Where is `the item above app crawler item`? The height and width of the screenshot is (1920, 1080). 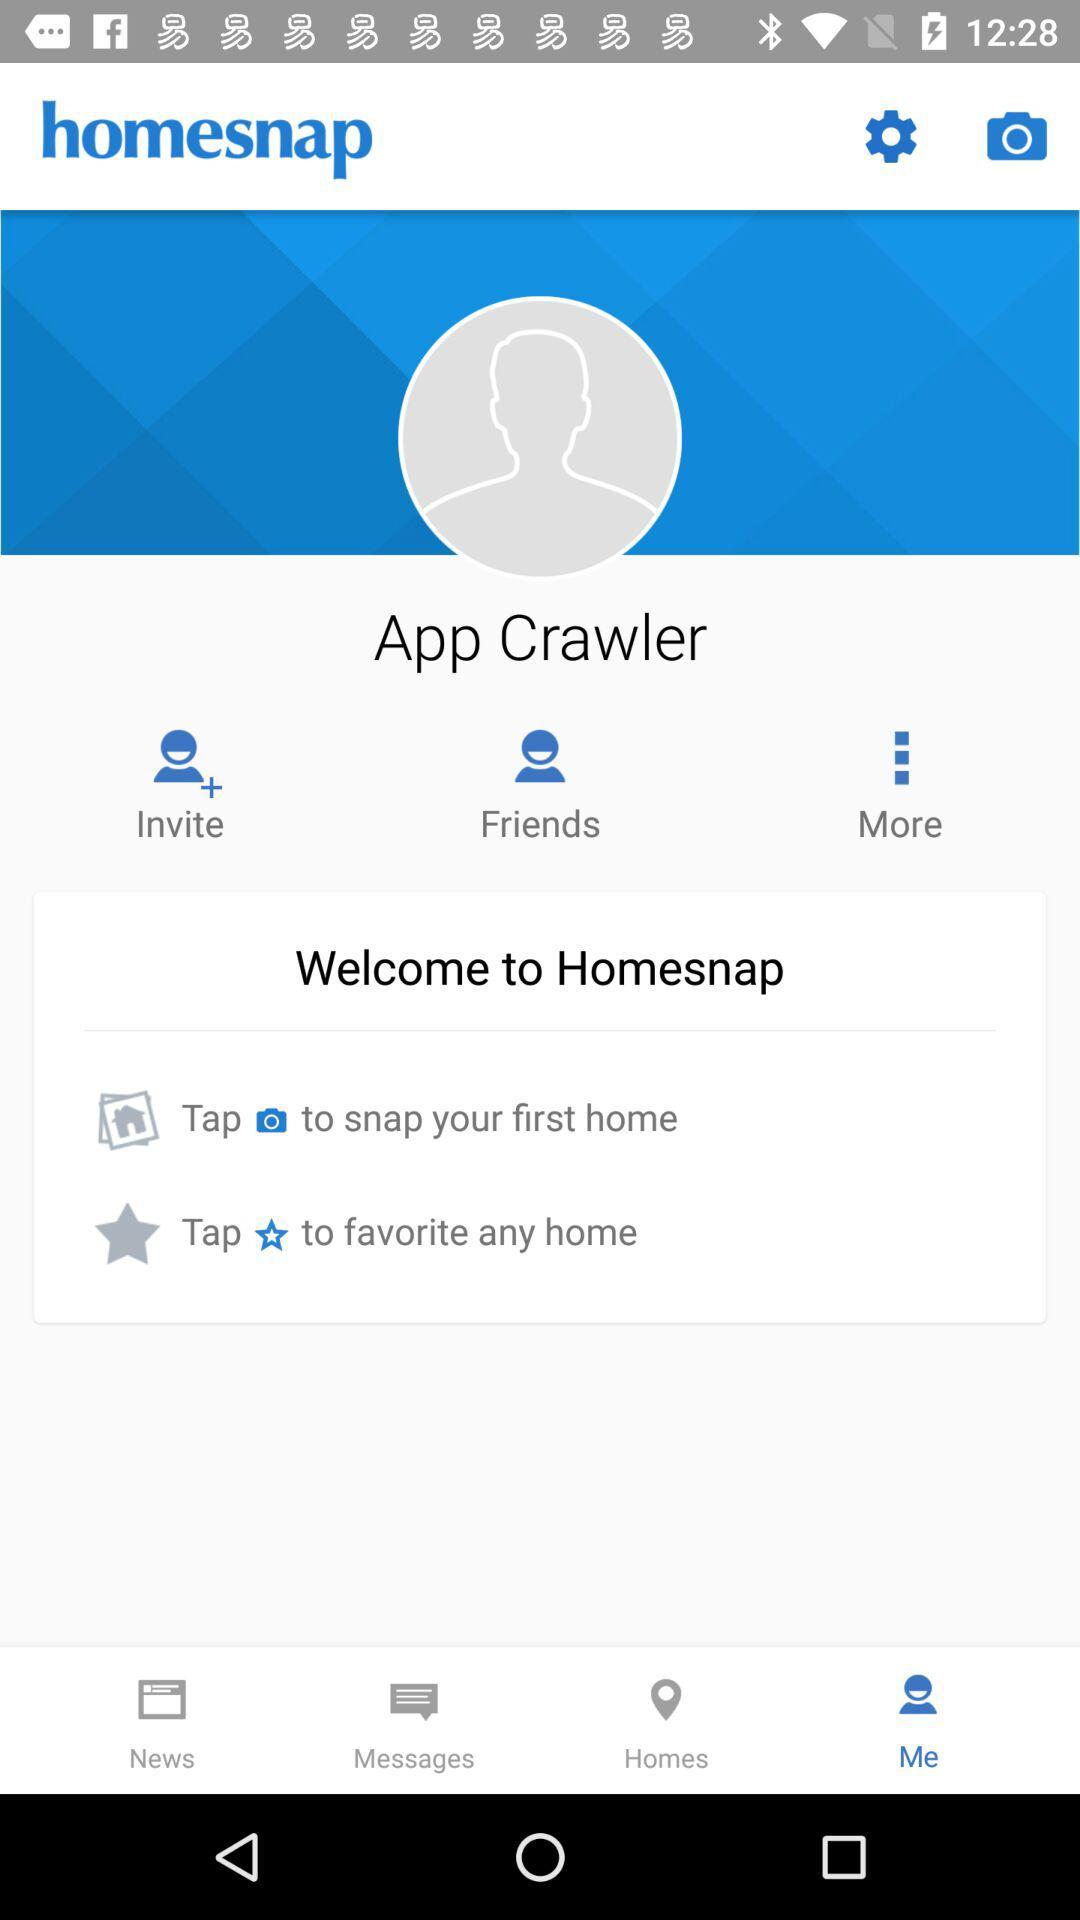 the item above app crawler item is located at coordinates (538, 437).